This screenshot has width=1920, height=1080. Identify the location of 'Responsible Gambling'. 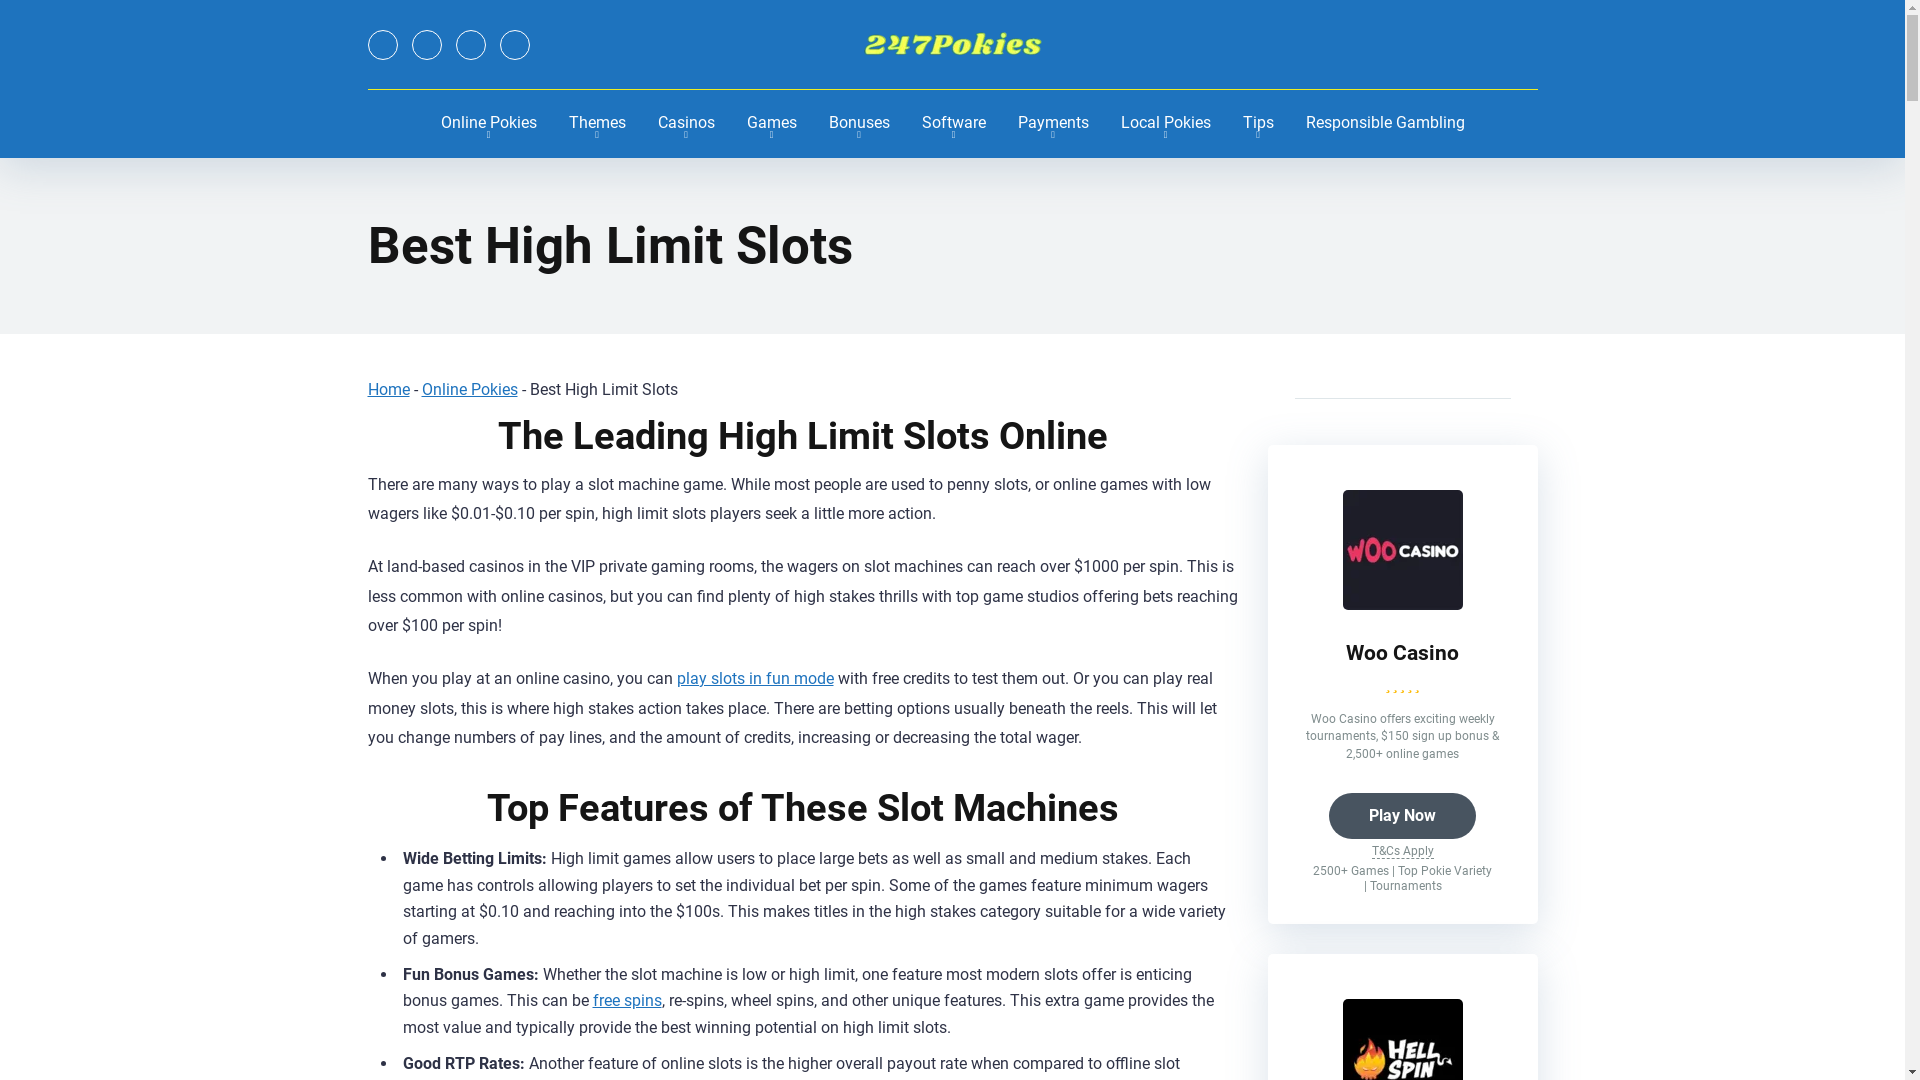
(1384, 123).